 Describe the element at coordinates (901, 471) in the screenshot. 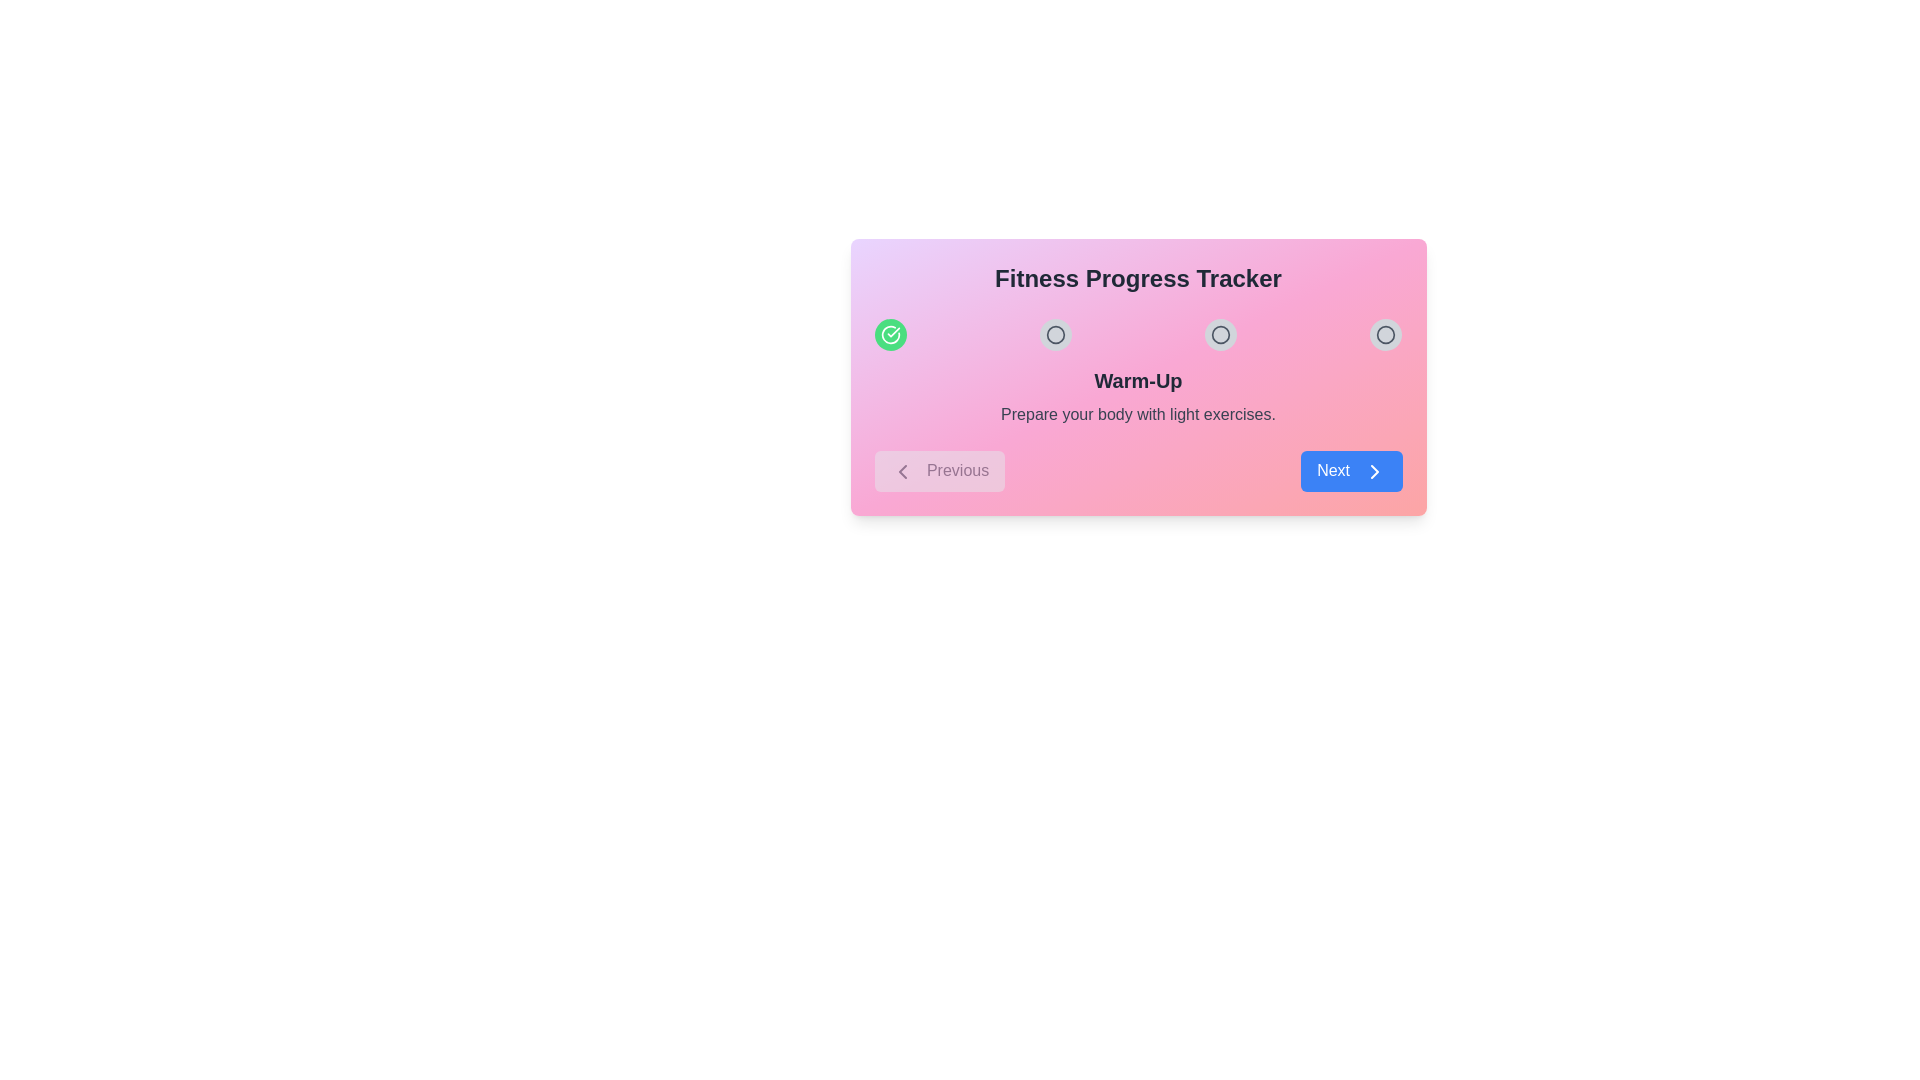

I see `the left-pointing chevron icon located within the 'Previous' button at the bottom-left corner of the card` at that location.